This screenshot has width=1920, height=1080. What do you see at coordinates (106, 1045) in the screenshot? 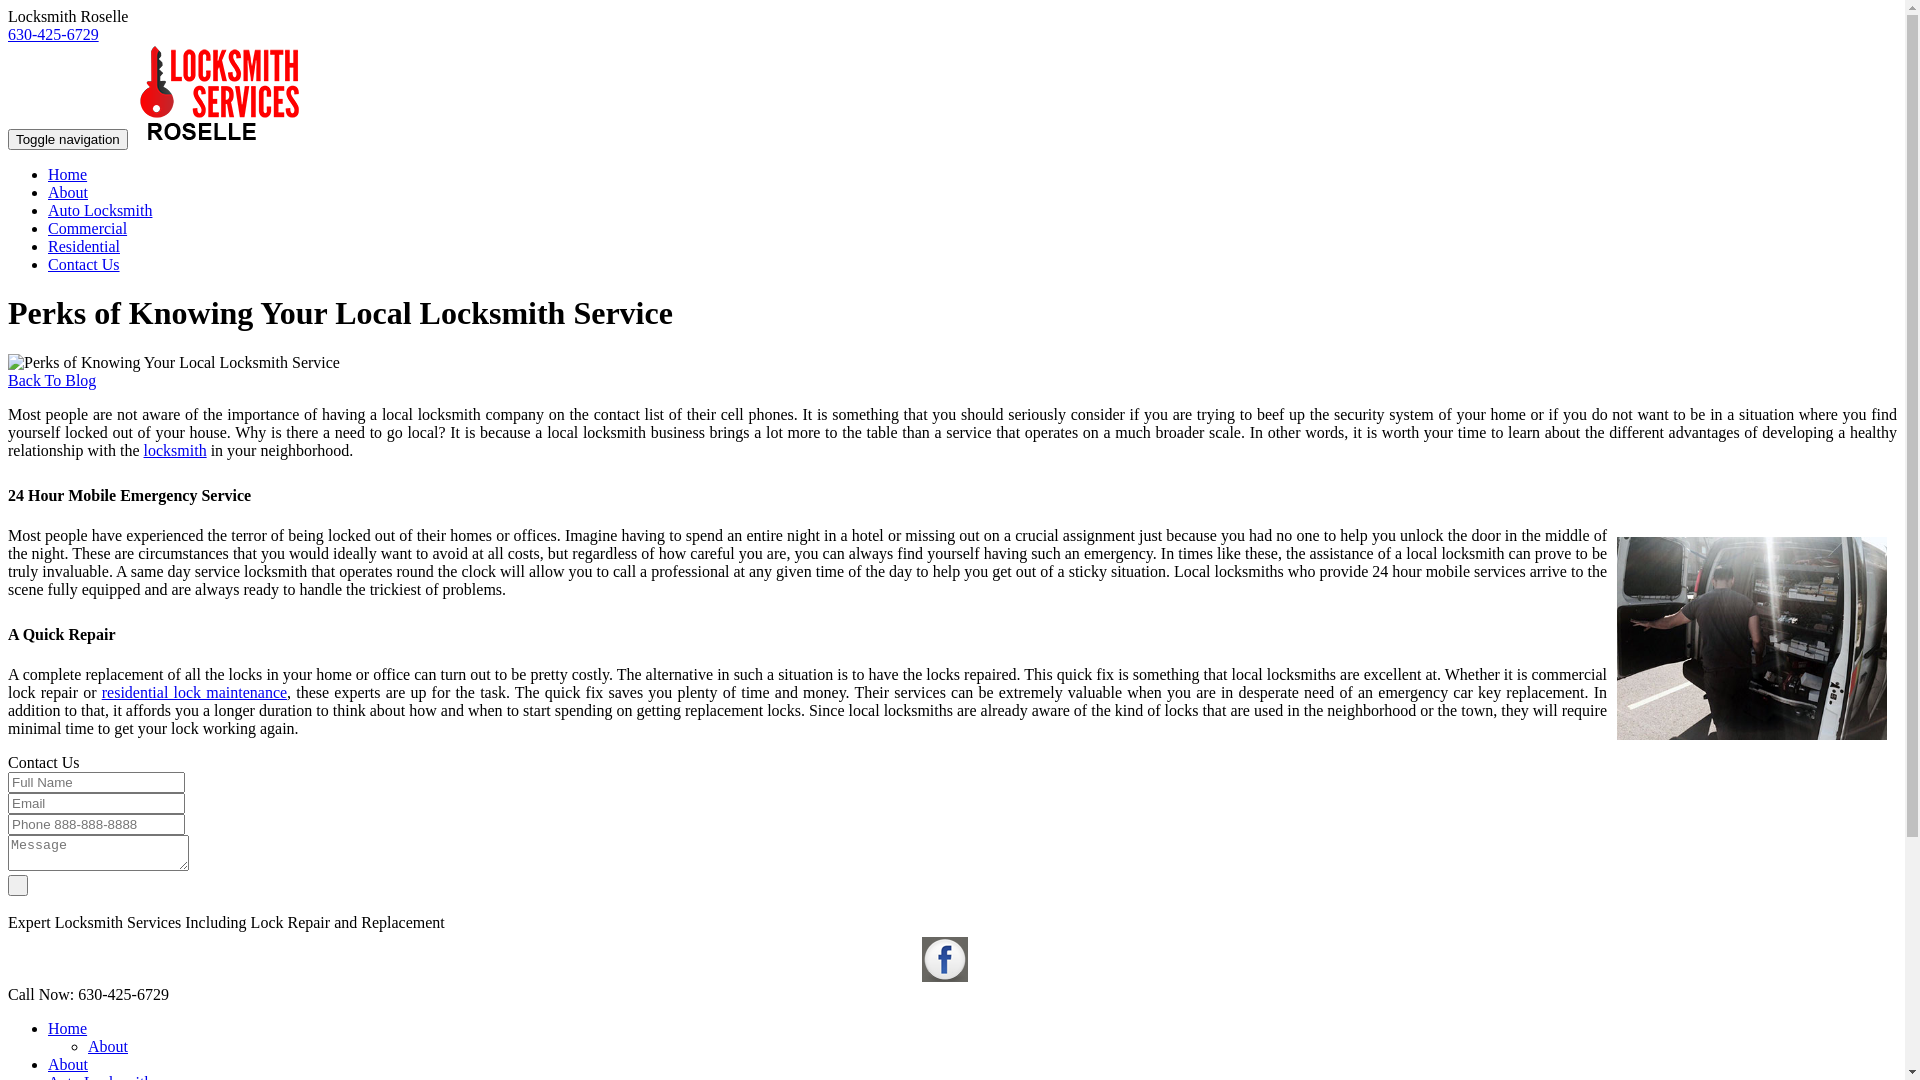
I see `'About'` at bounding box center [106, 1045].